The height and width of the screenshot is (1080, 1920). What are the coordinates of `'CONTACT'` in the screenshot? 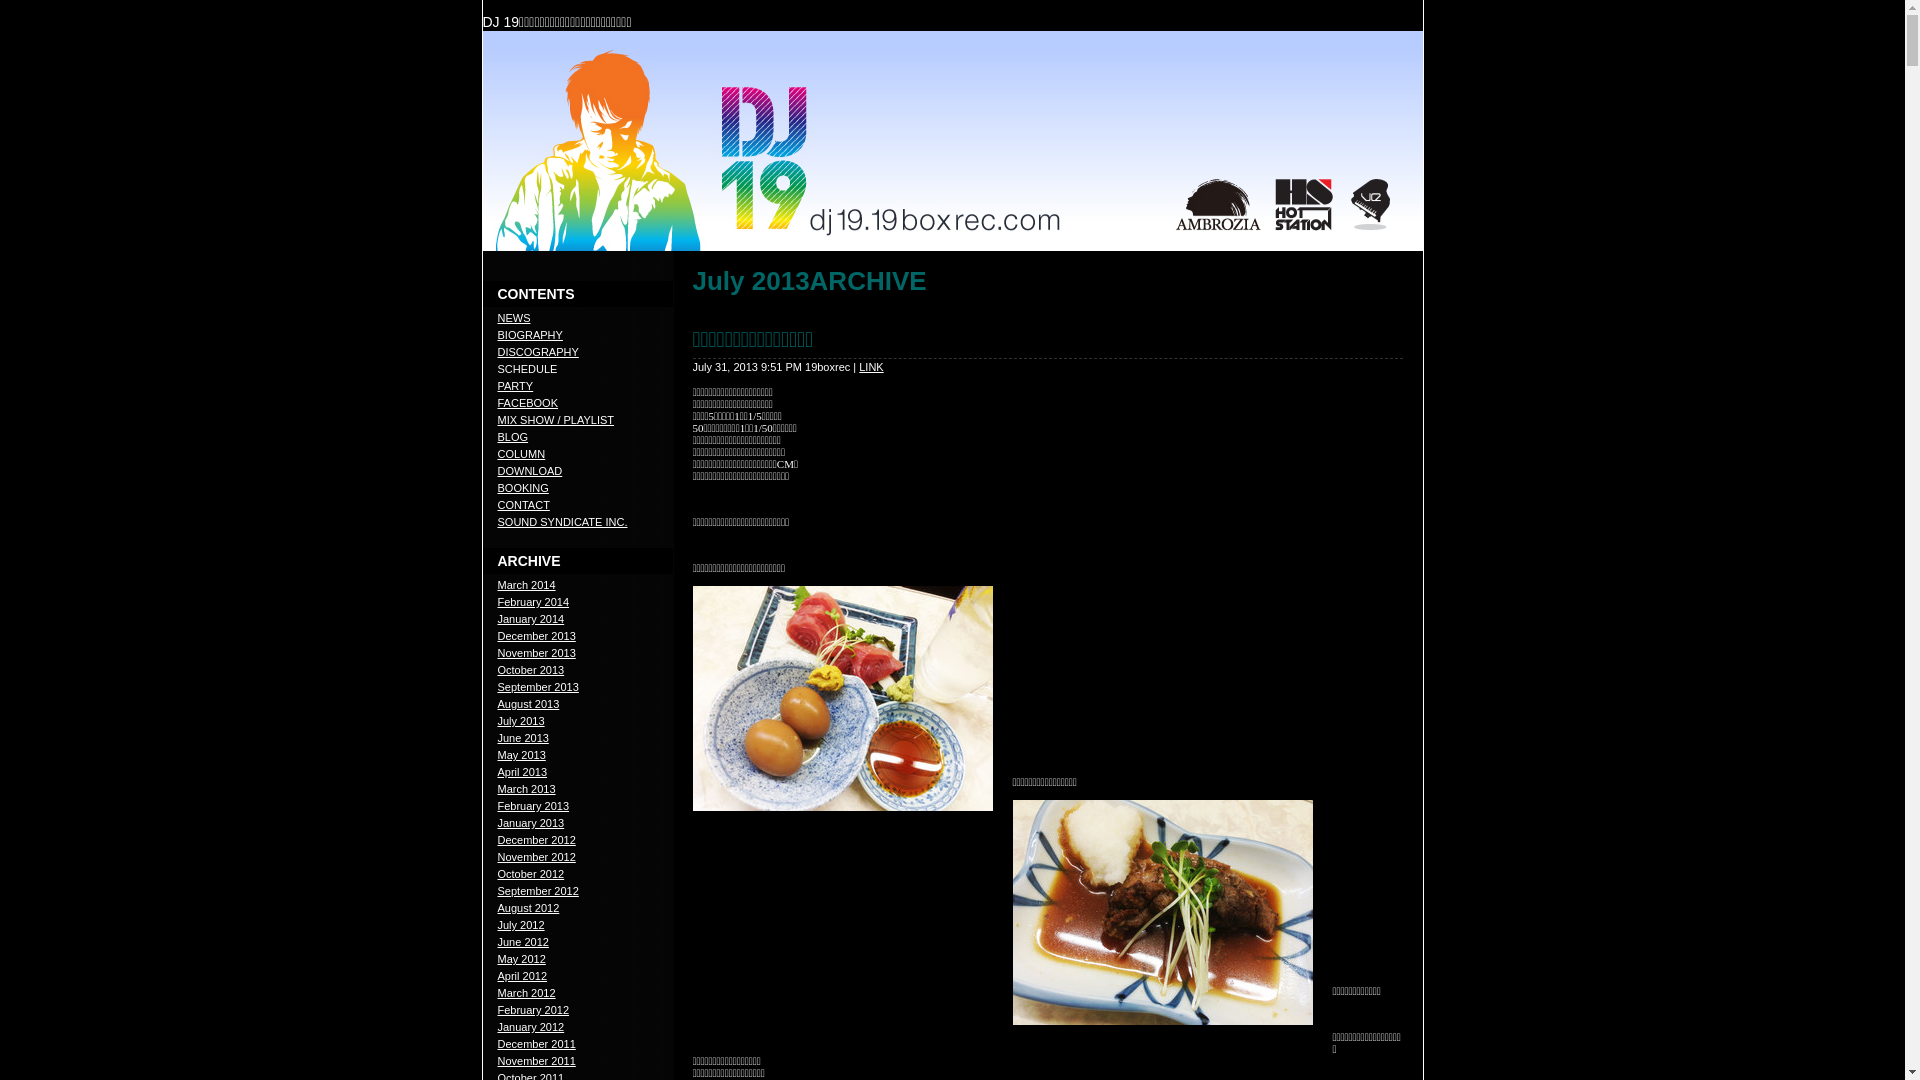 It's located at (523, 504).